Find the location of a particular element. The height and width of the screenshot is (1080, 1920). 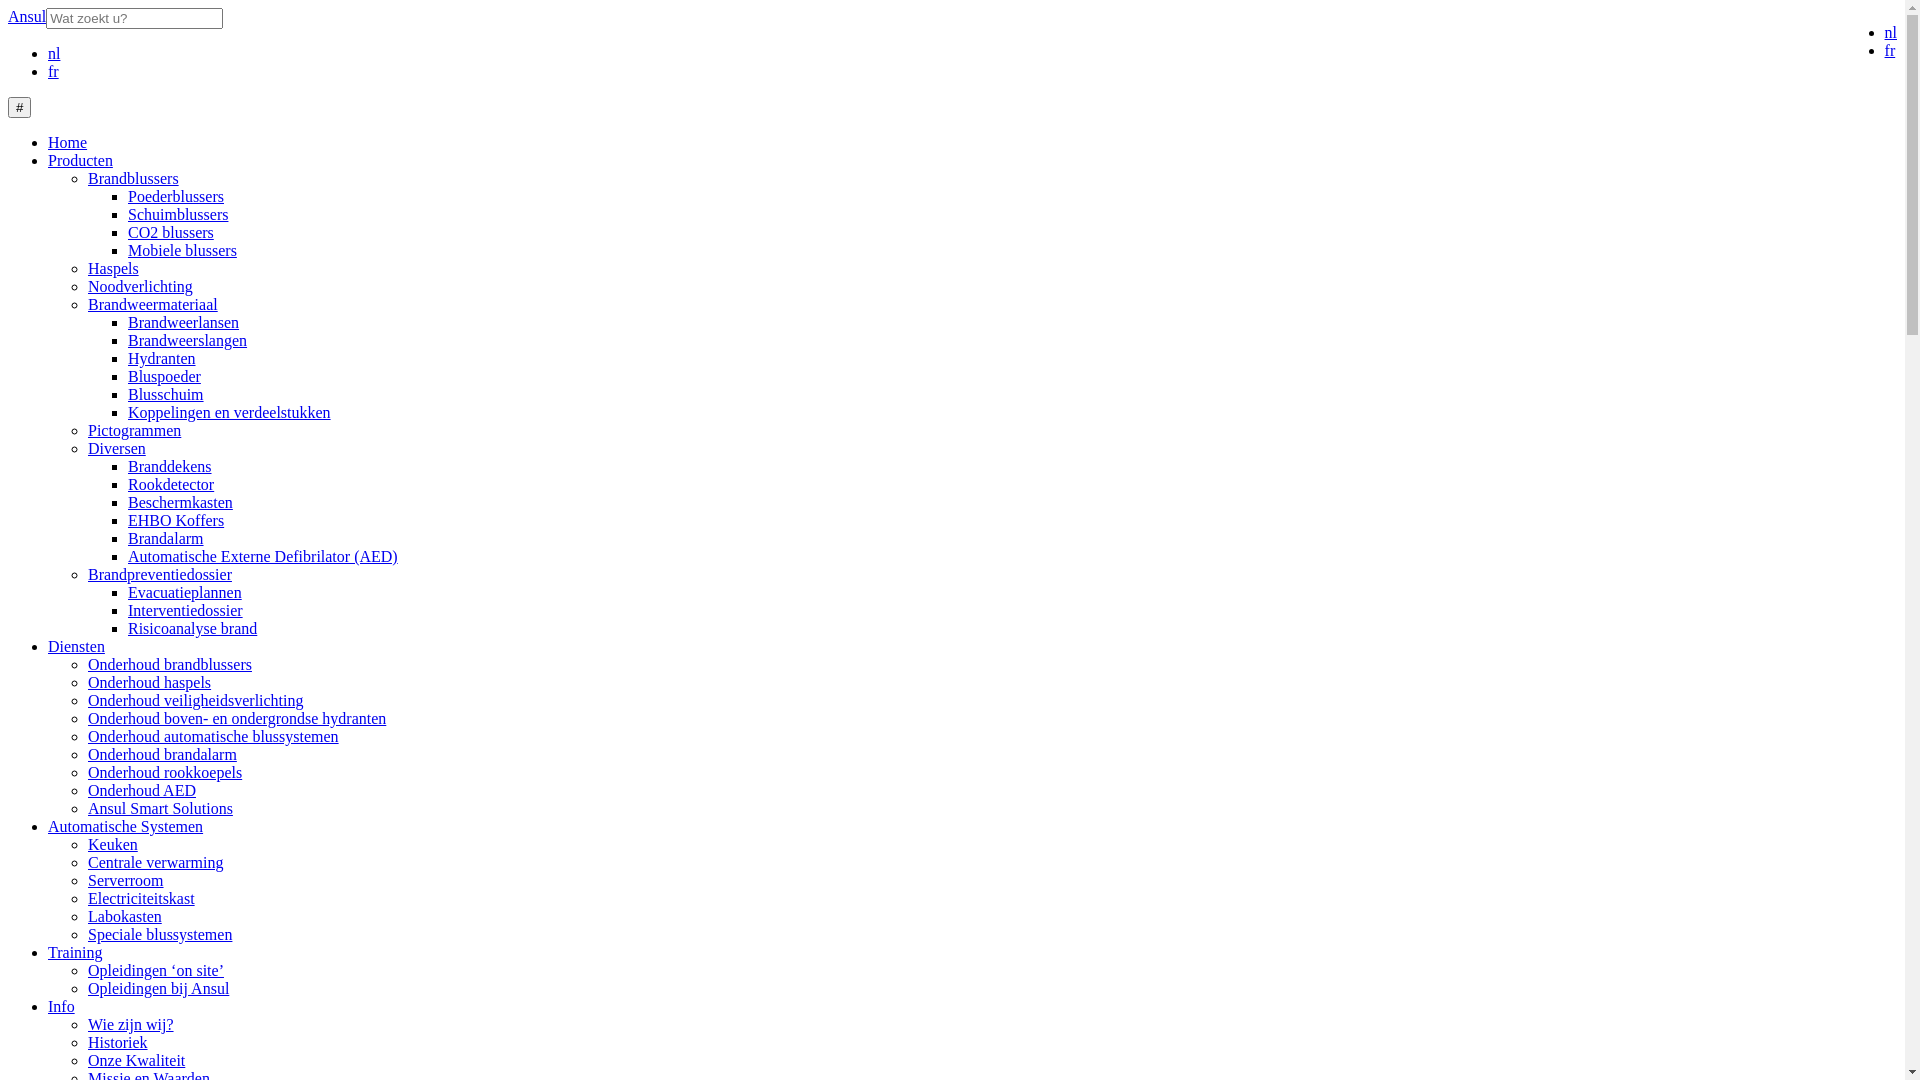

'Risicoanalyse brand' is located at coordinates (192, 627).